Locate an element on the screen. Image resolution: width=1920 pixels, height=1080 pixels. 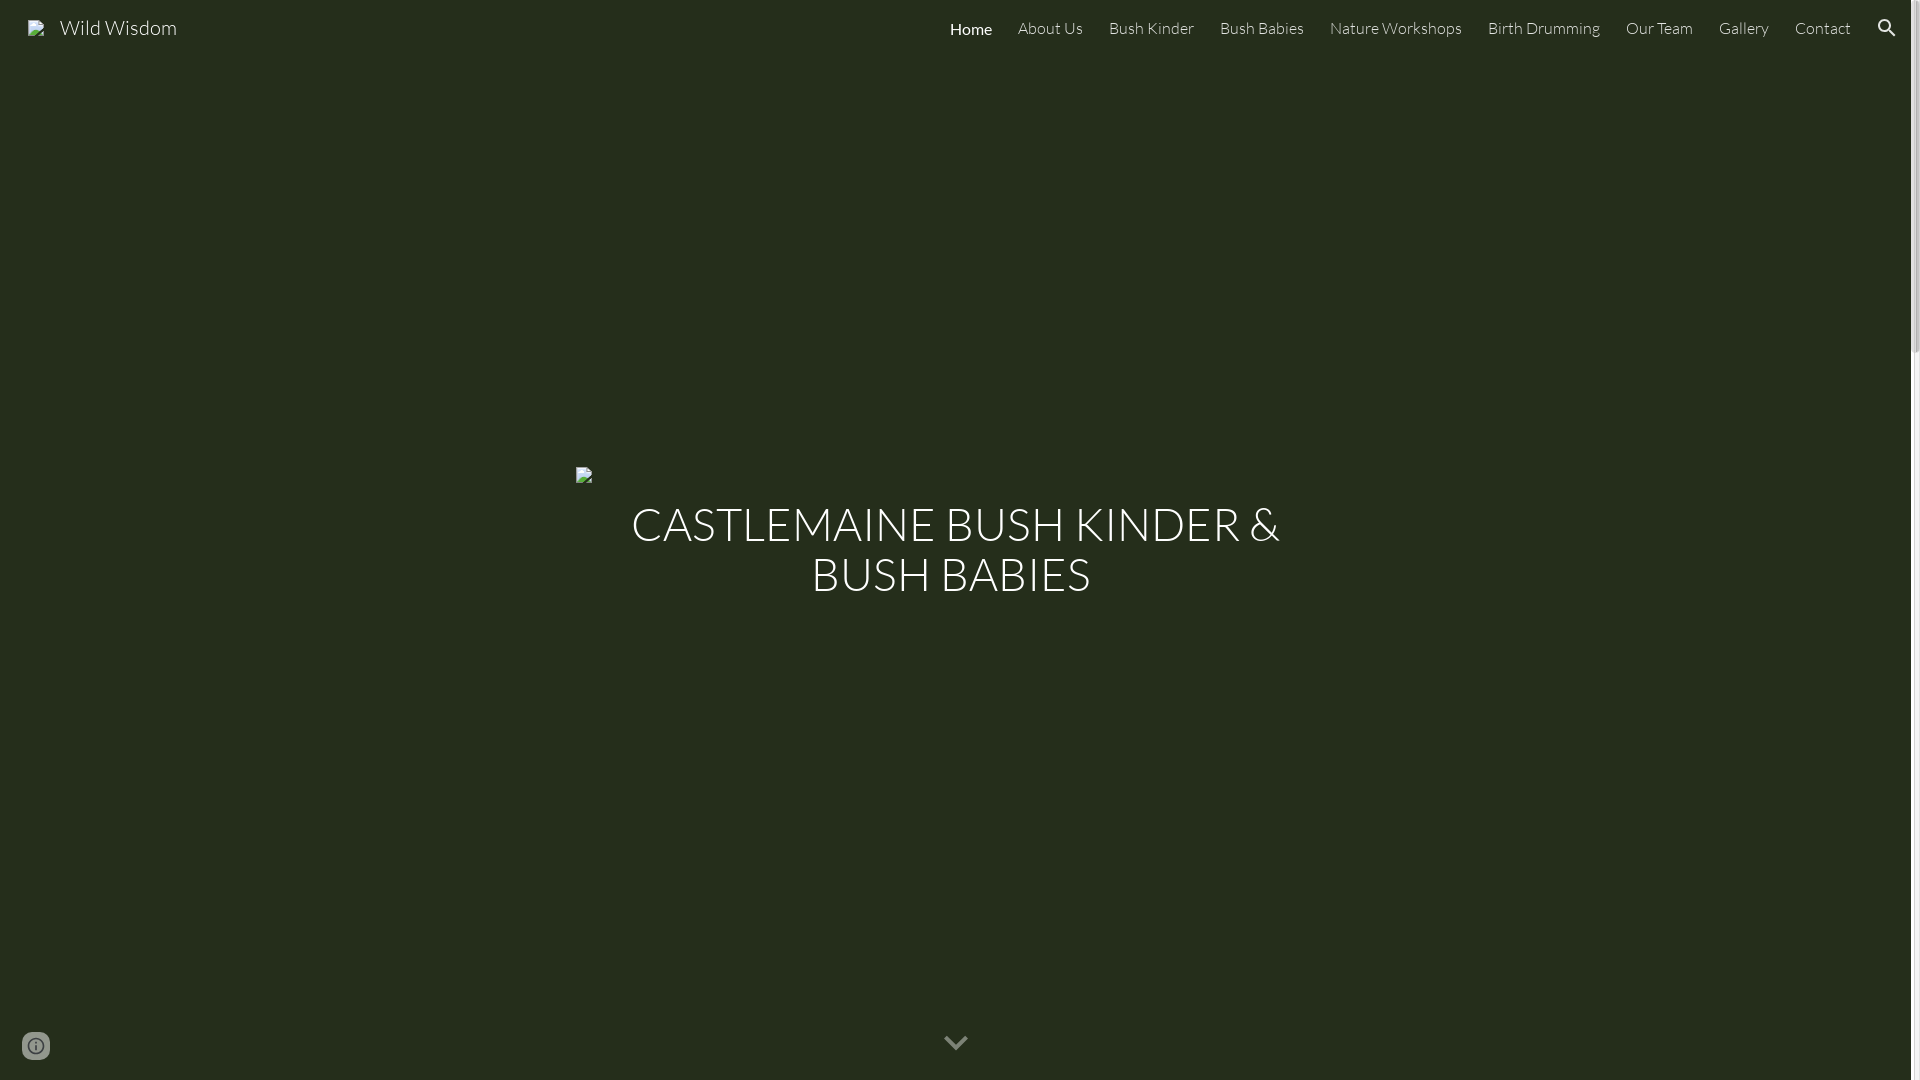
'Contact' is located at coordinates (1823, 27).